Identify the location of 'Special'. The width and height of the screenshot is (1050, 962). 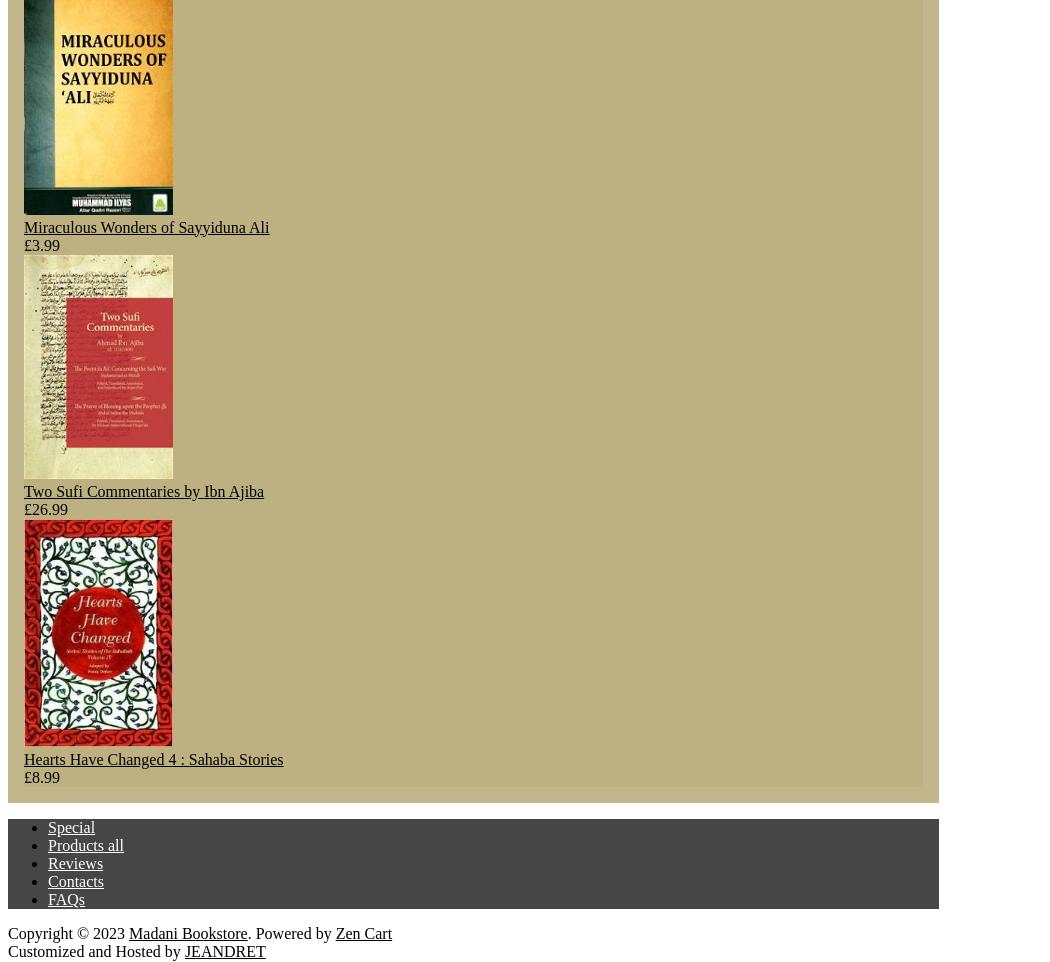
(70, 826).